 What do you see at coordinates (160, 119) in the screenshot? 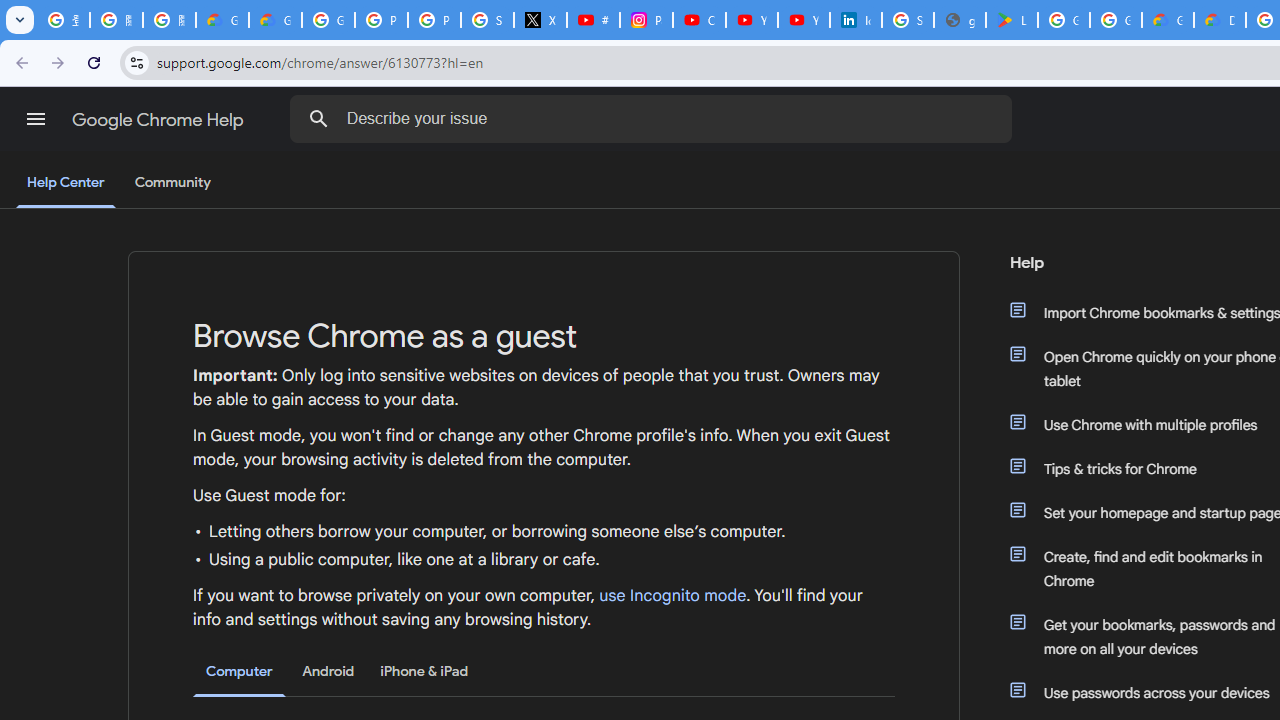
I see `'Google Chrome Help'` at bounding box center [160, 119].